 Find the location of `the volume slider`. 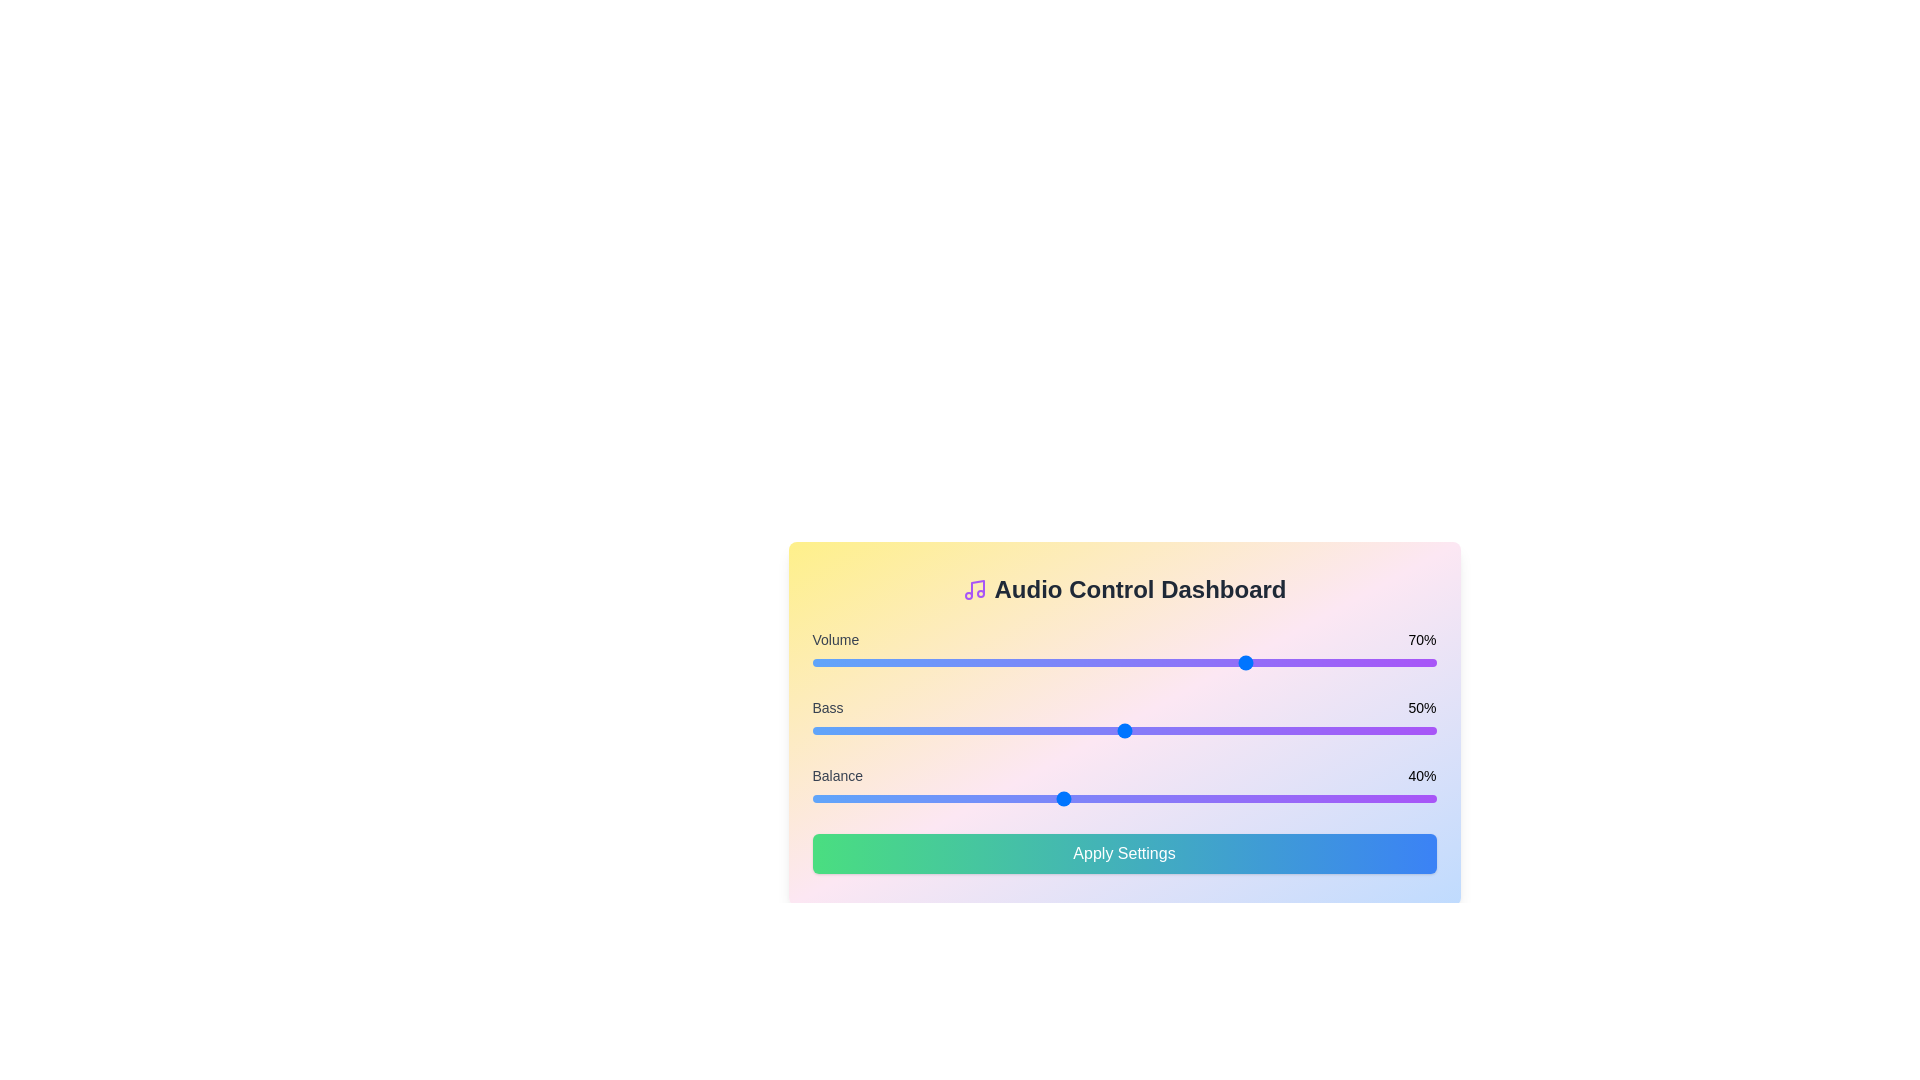

the volume slider is located at coordinates (892, 663).